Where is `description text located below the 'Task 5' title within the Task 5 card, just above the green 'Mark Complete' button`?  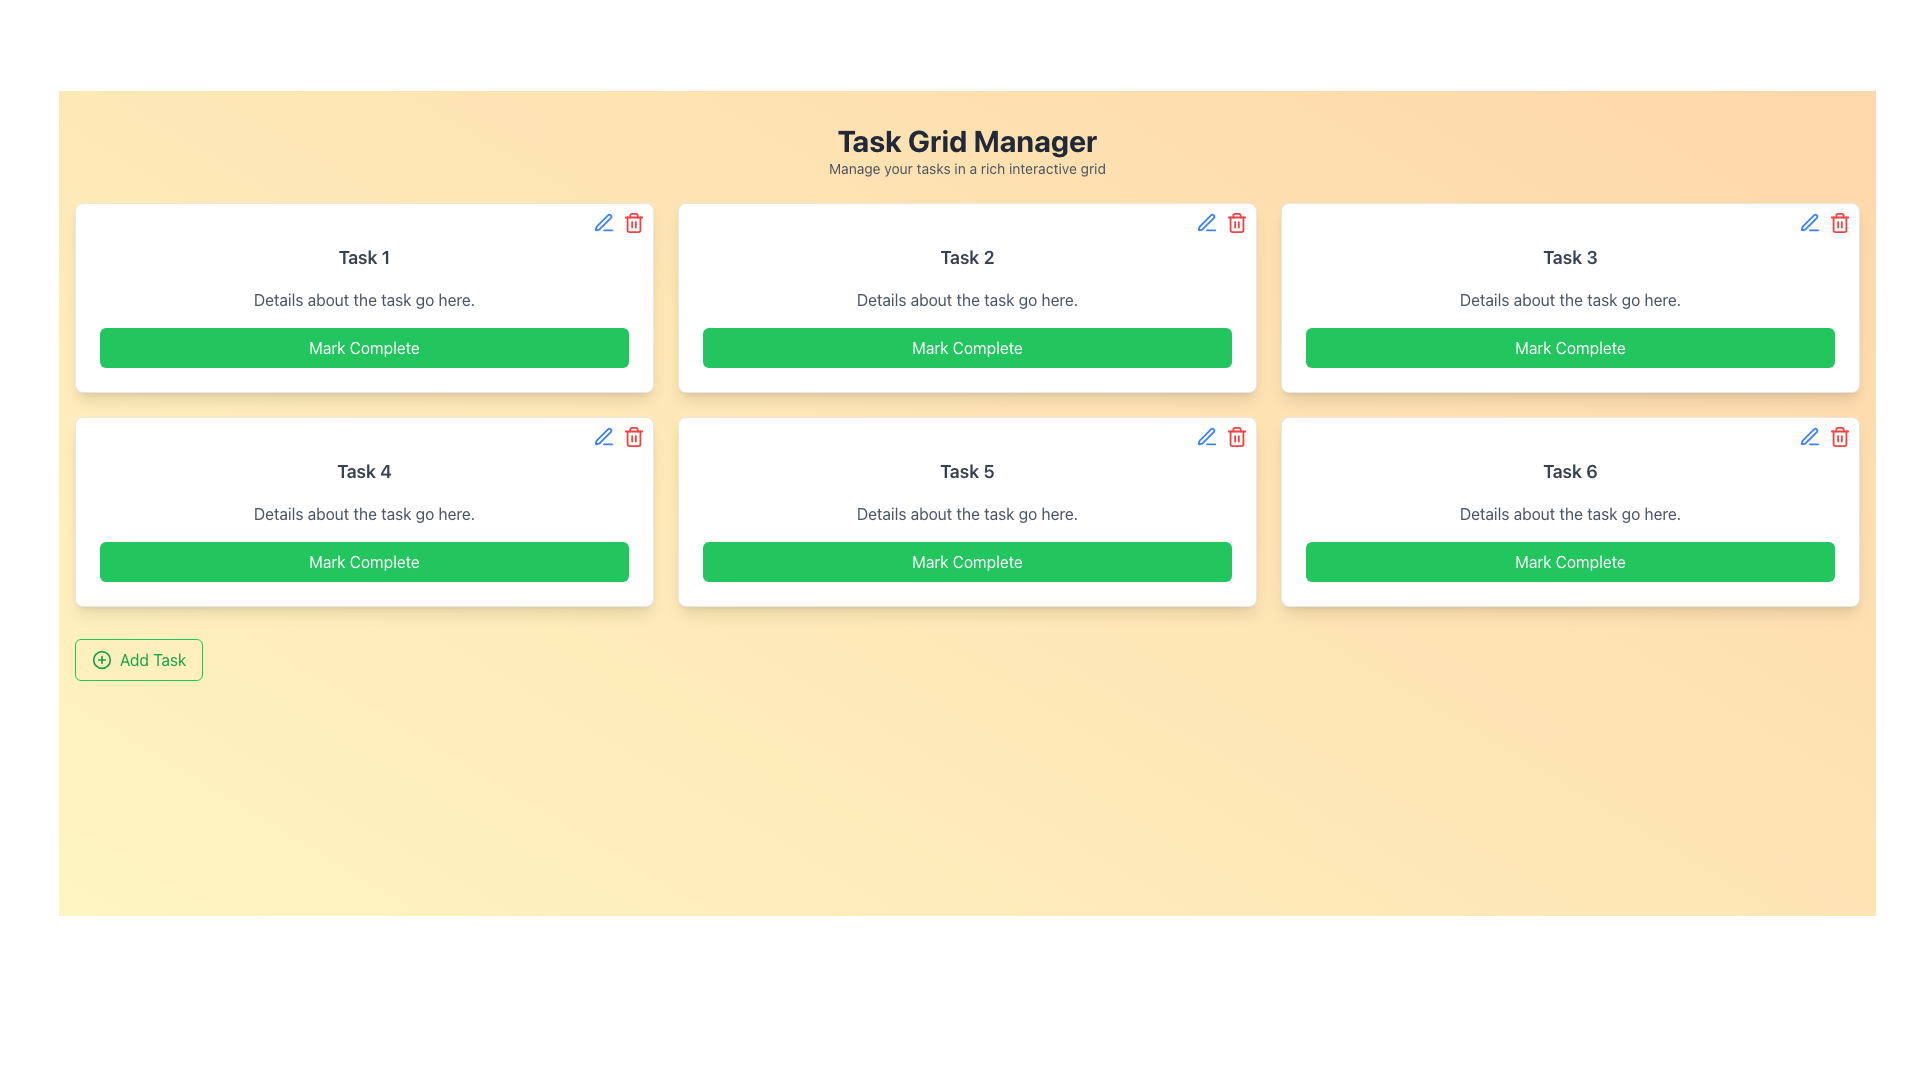
description text located below the 'Task 5' title within the Task 5 card, just above the green 'Mark Complete' button is located at coordinates (967, 512).